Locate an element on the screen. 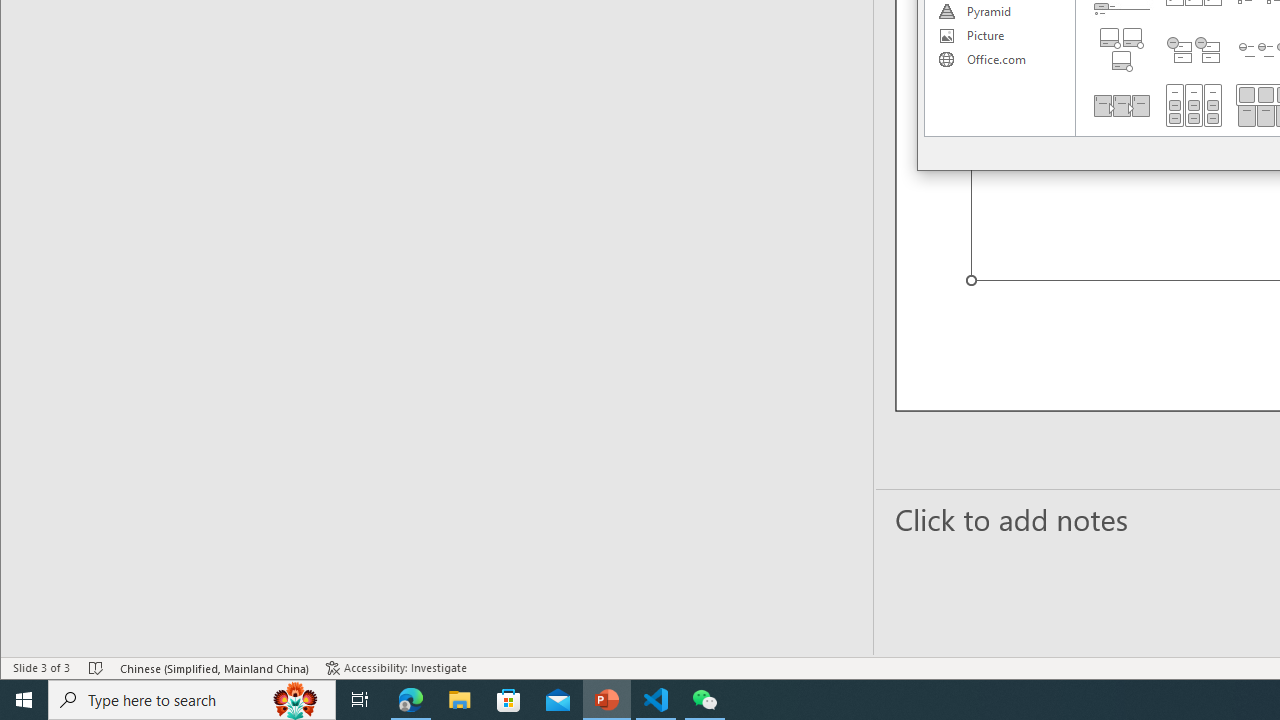 Image resolution: width=1280 pixels, height=720 pixels. 'Pyramid' is located at coordinates (999, 11).